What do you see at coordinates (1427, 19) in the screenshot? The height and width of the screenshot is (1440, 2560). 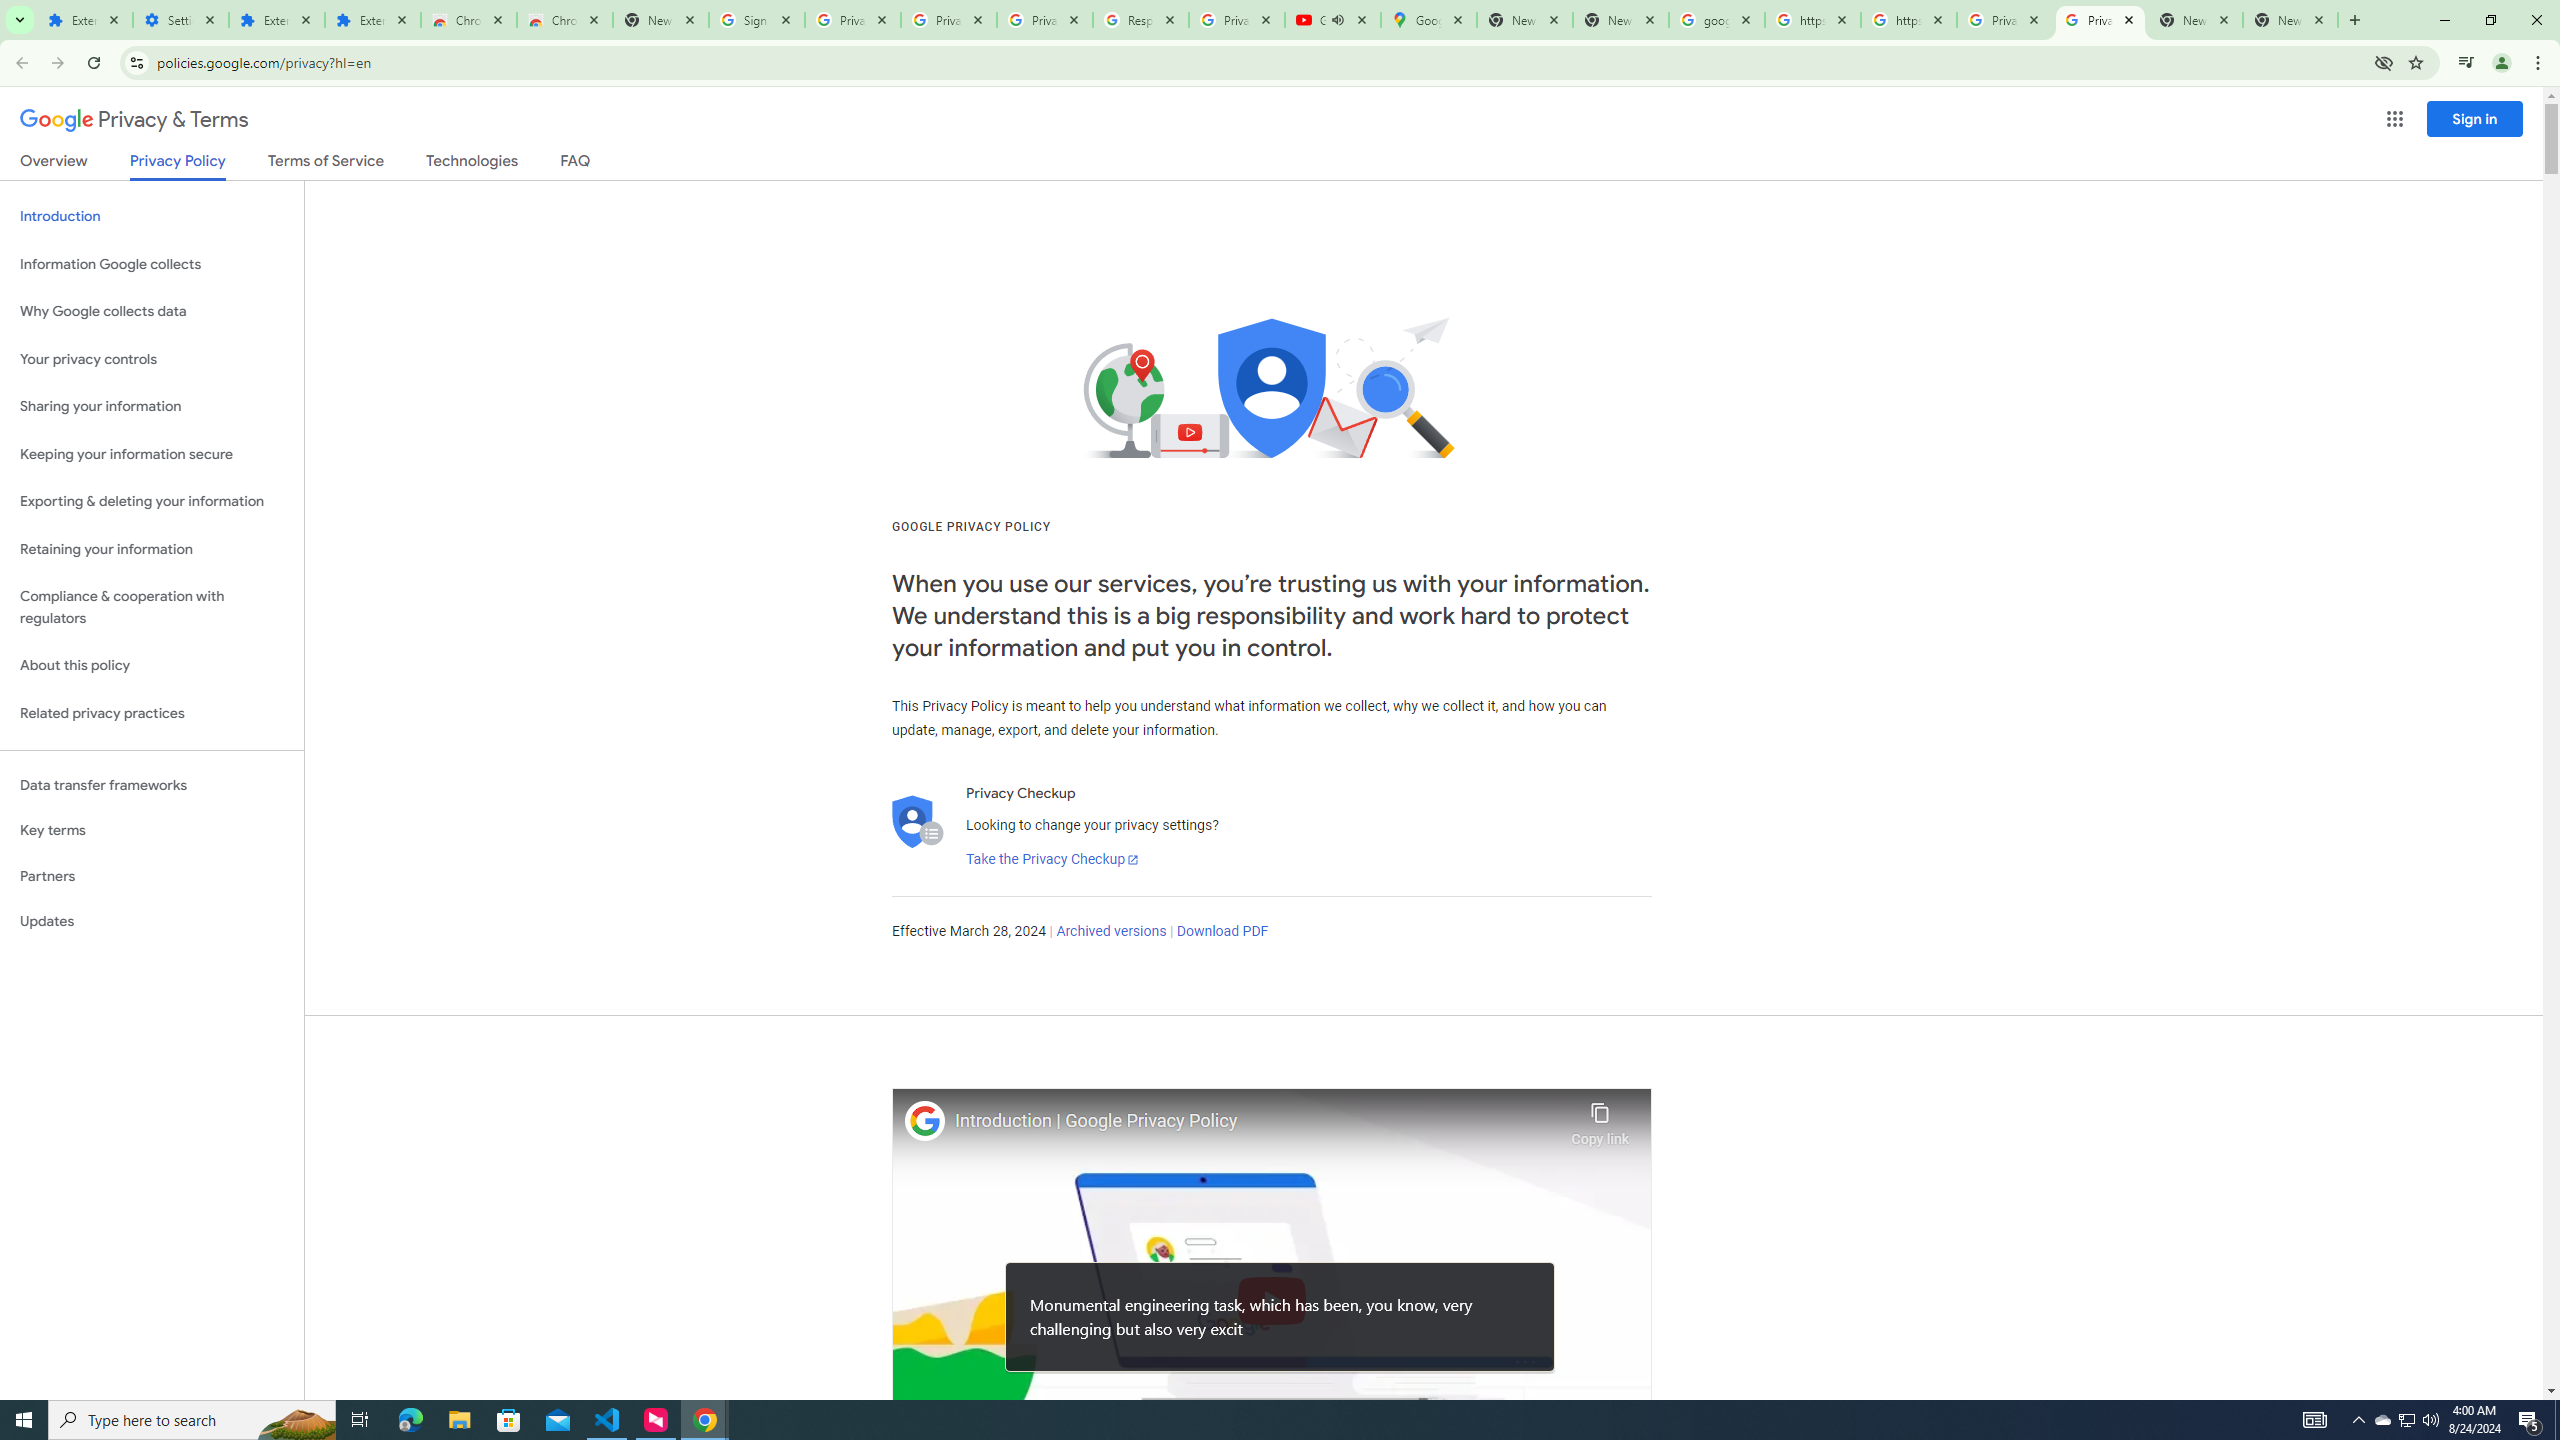 I see `'Google Maps'` at bounding box center [1427, 19].